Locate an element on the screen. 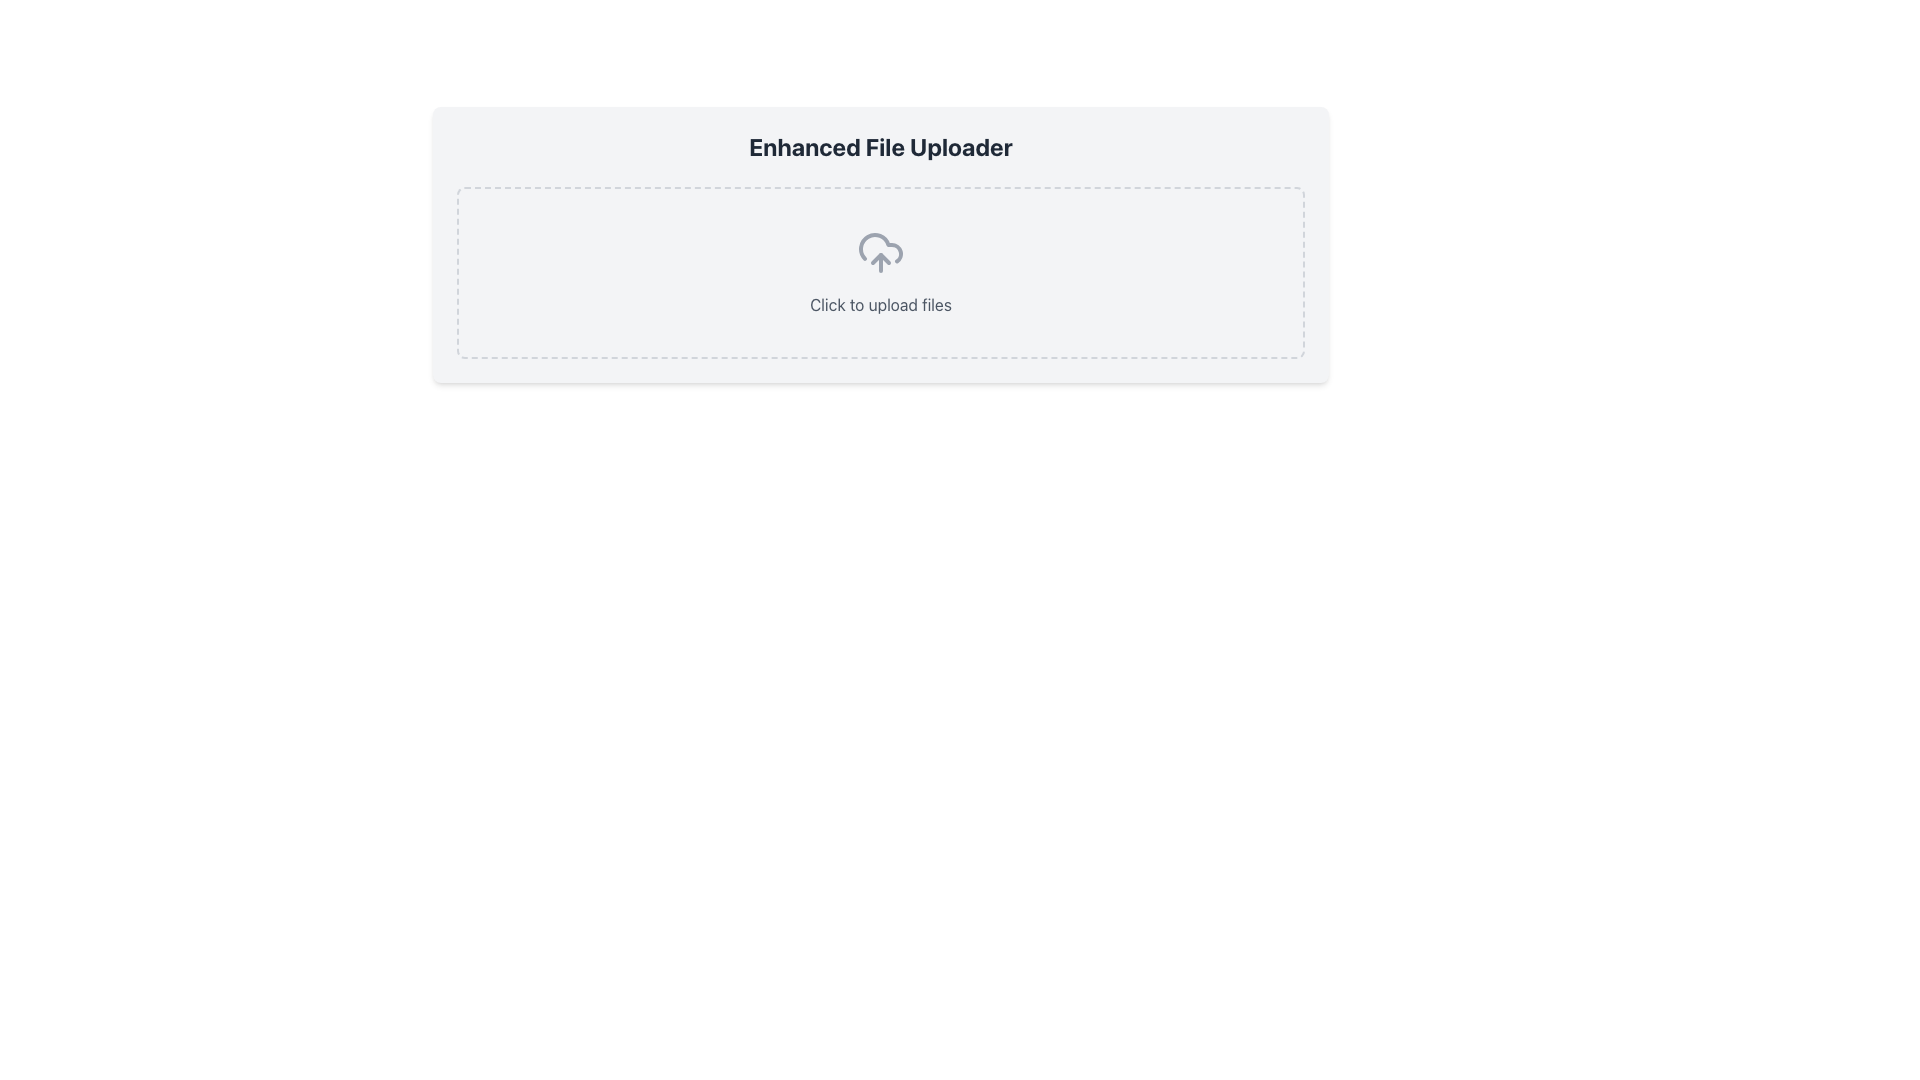  the clickable upload button with a cloud icon and 'Click to upload files' text is located at coordinates (880, 273).